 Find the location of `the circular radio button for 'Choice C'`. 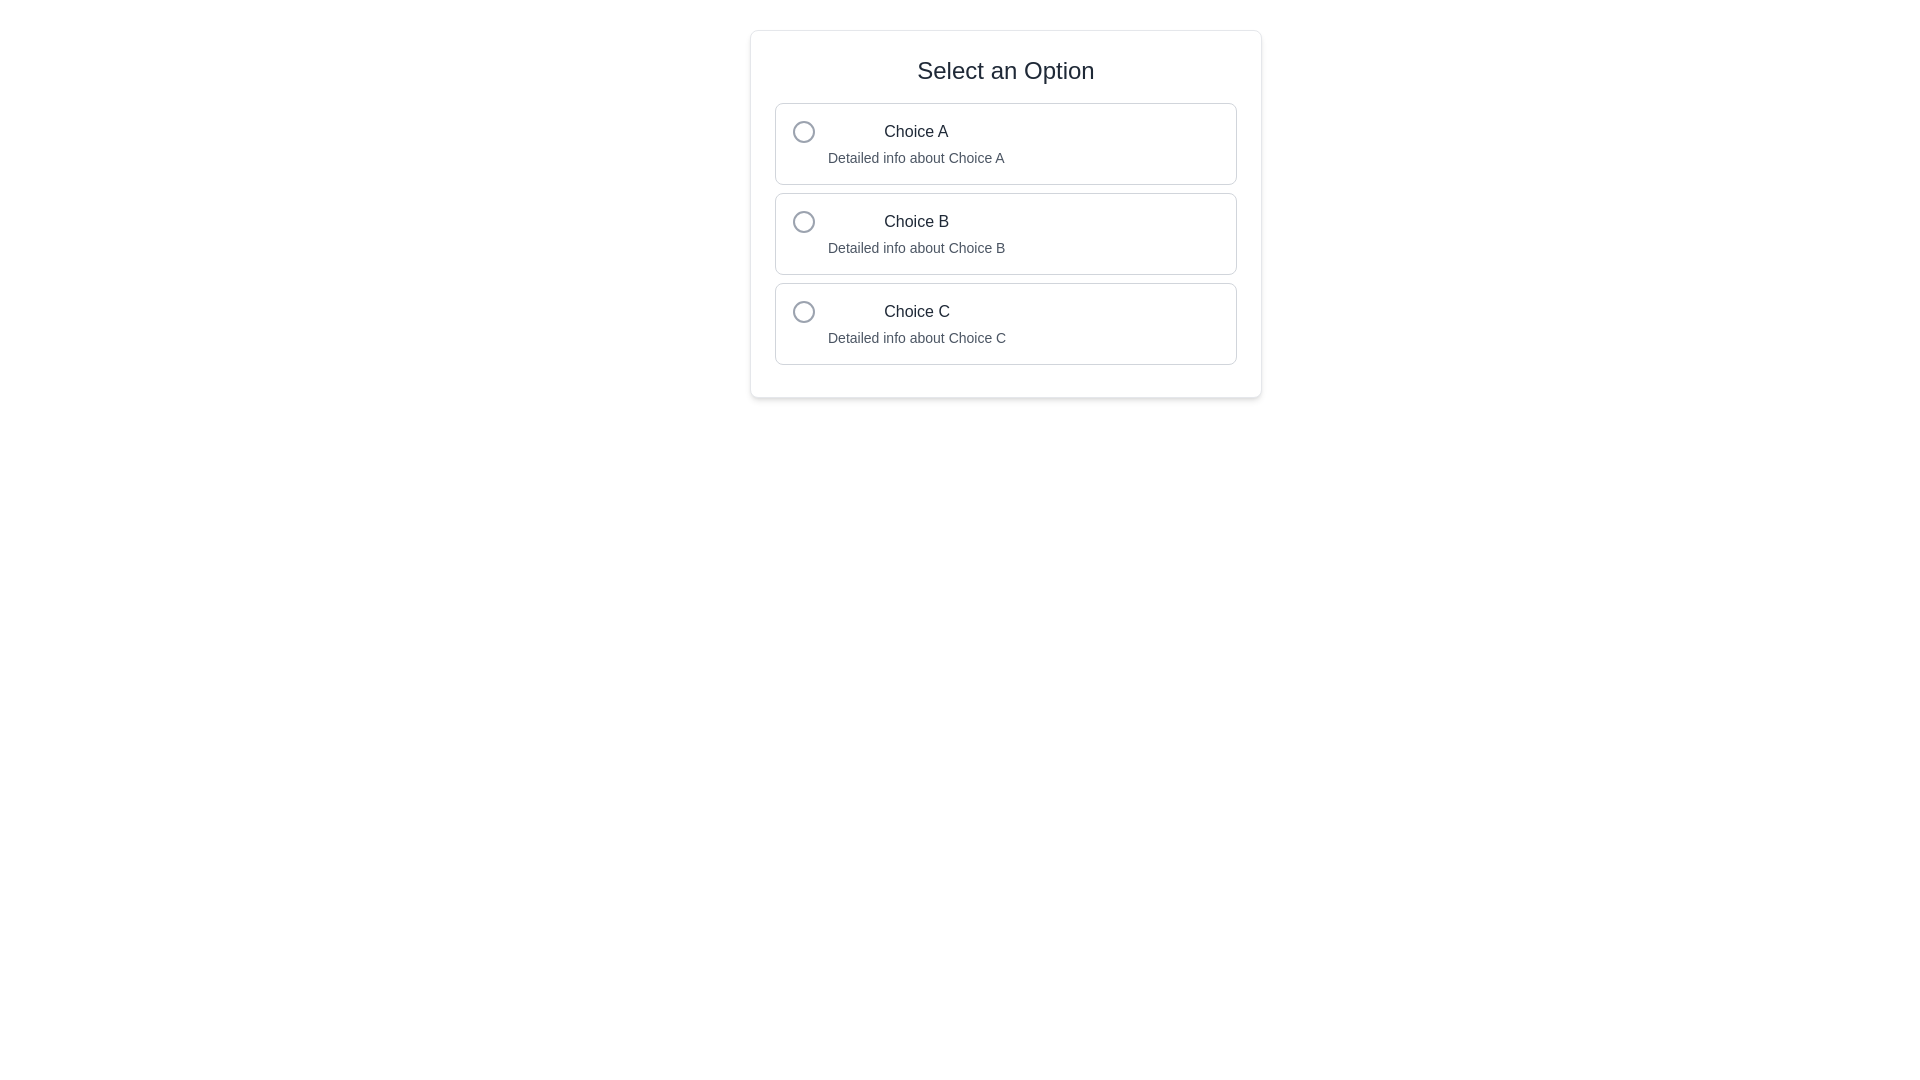

the circular radio button for 'Choice C' is located at coordinates (804, 312).